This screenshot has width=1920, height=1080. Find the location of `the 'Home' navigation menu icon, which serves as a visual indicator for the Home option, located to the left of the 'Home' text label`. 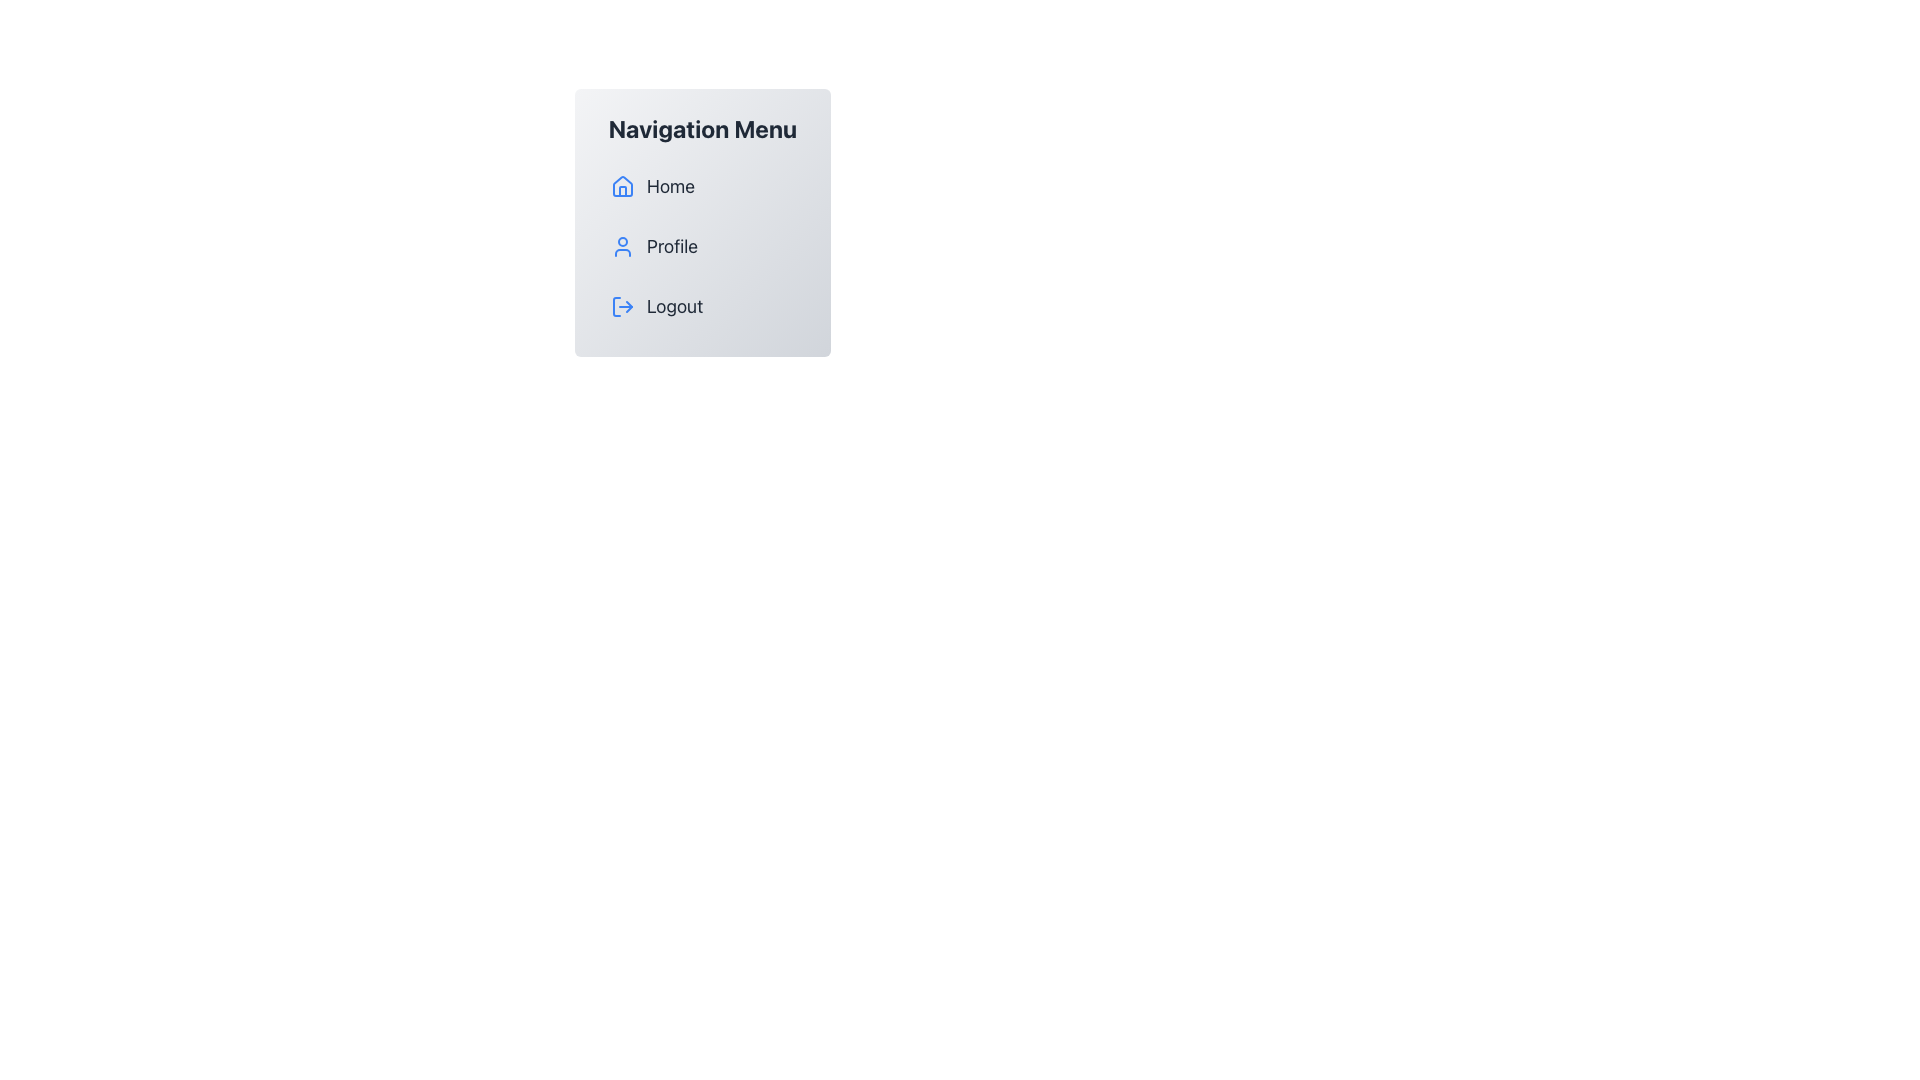

the 'Home' navigation menu icon, which serves as a visual indicator for the Home option, located to the left of the 'Home' text label is located at coordinates (622, 186).